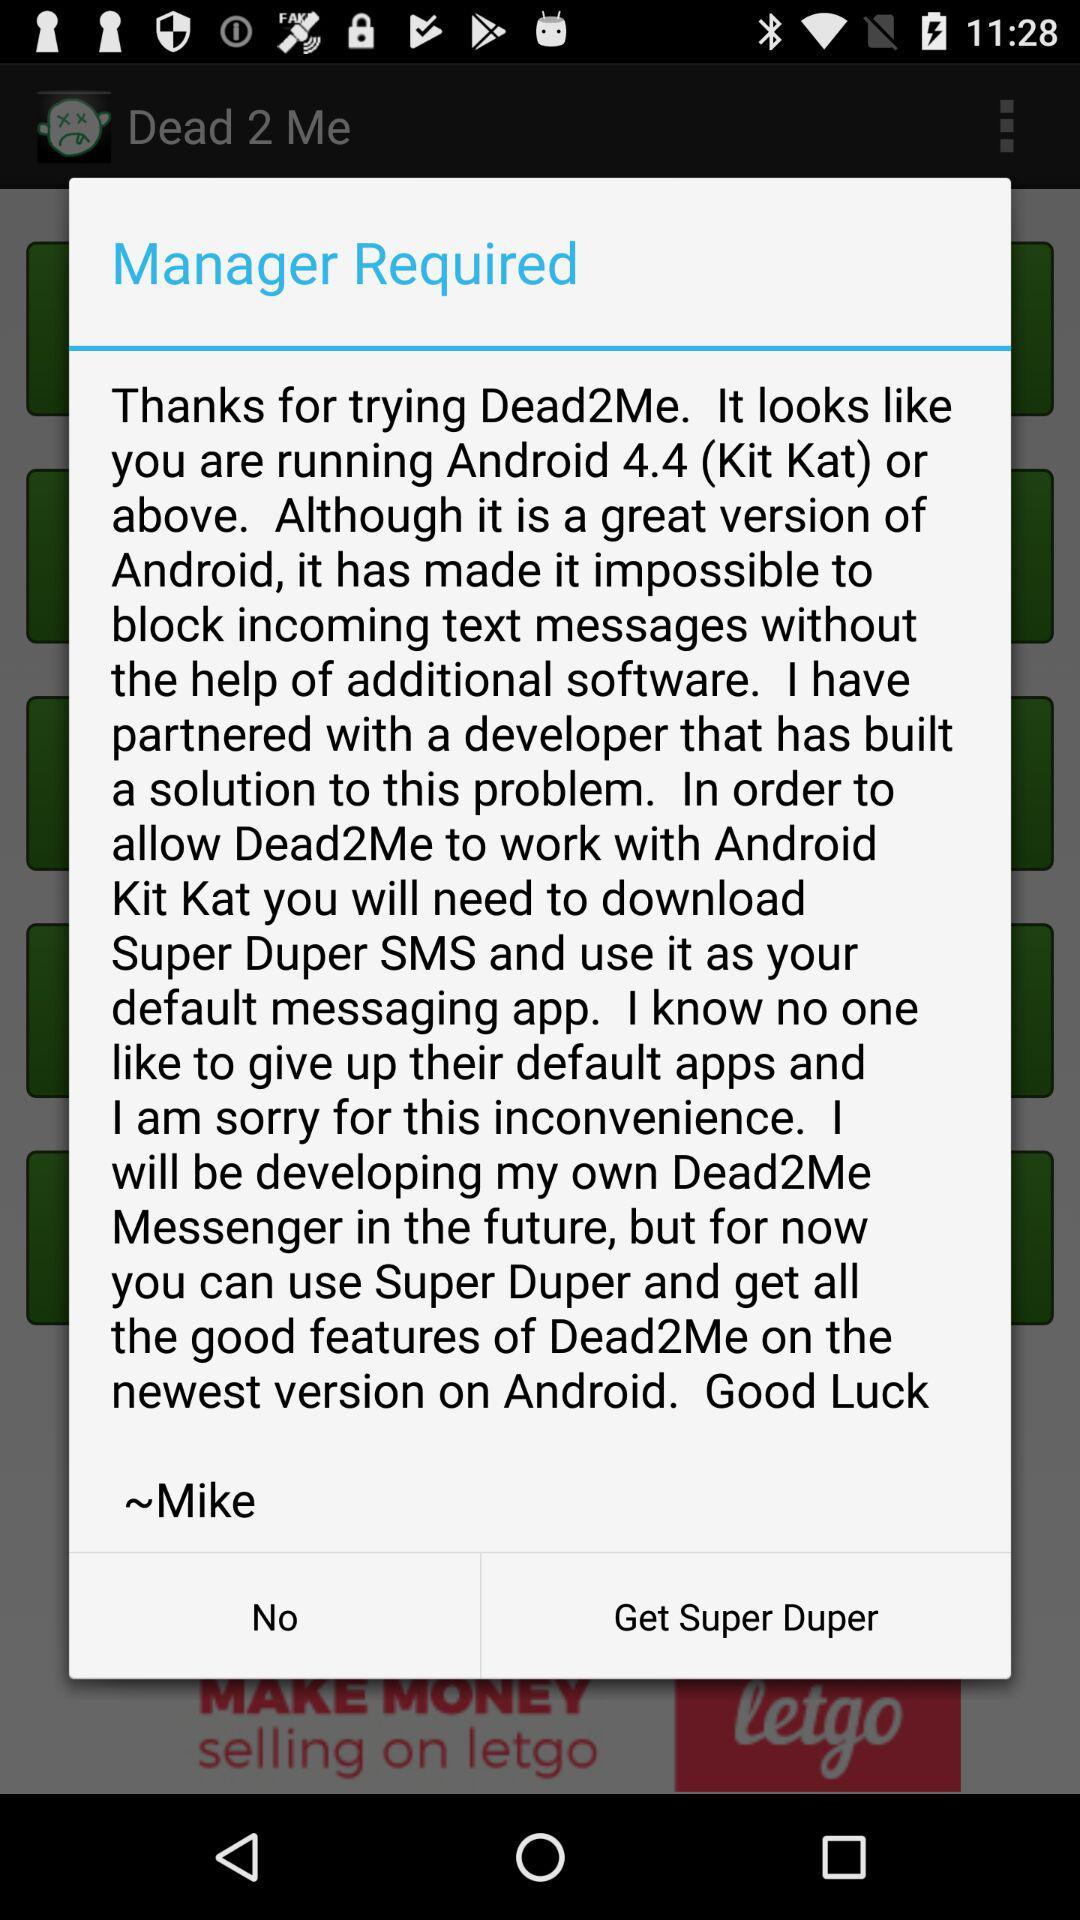 The image size is (1080, 1920). Describe the element at coordinates (274, 1616) in the screenshot. I see `the app below the thanks for trying item` at that location.